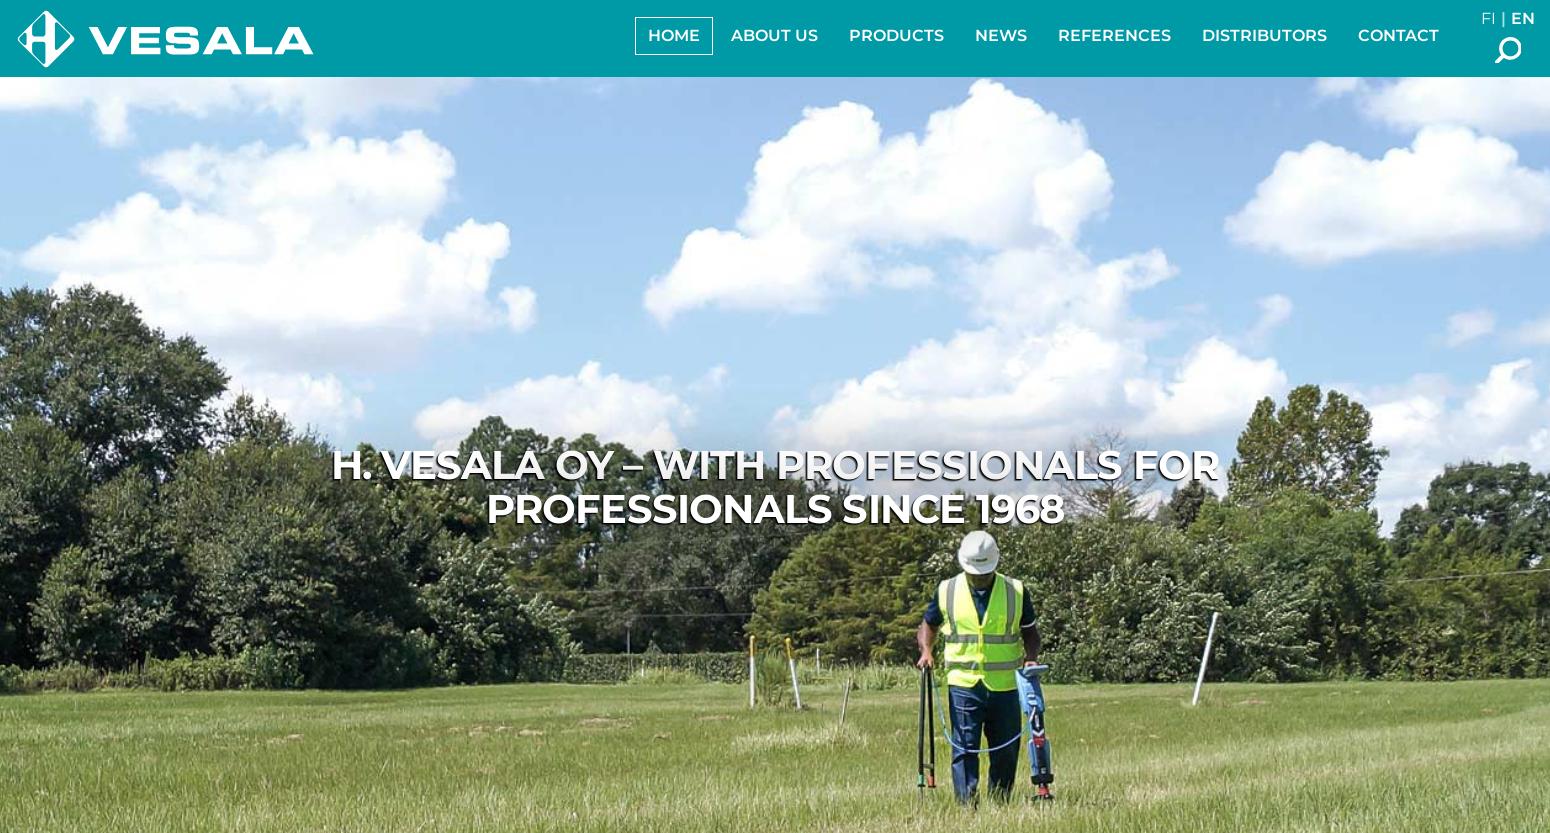 The height and width of the screenshot is (833, 1550). Describe the element at coordinates (1113, 35) in the screenshot. I see `'References'` at that location.